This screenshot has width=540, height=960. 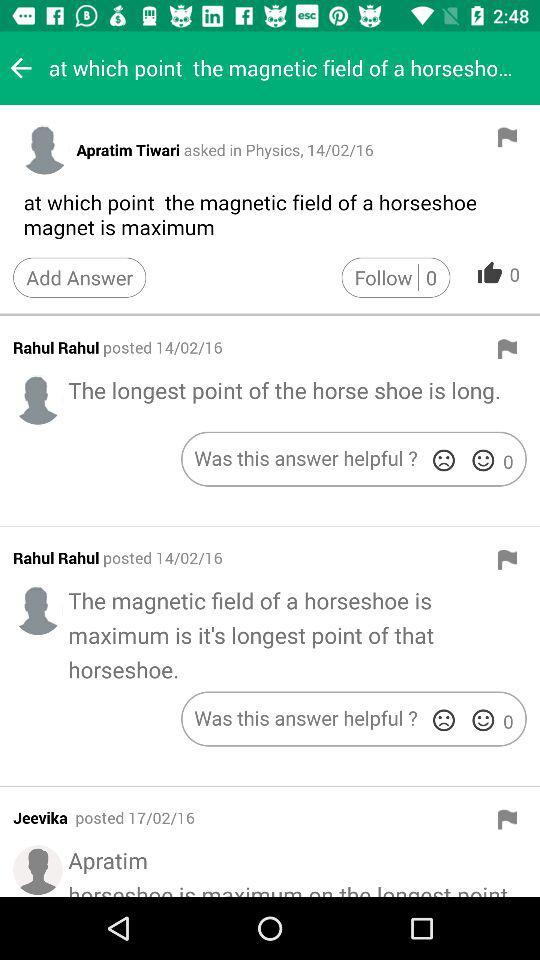 What do you see at coordinates (38, 609) in the screenshot?
I see `click on profile thumbnail` at bounding box center [38, 609].